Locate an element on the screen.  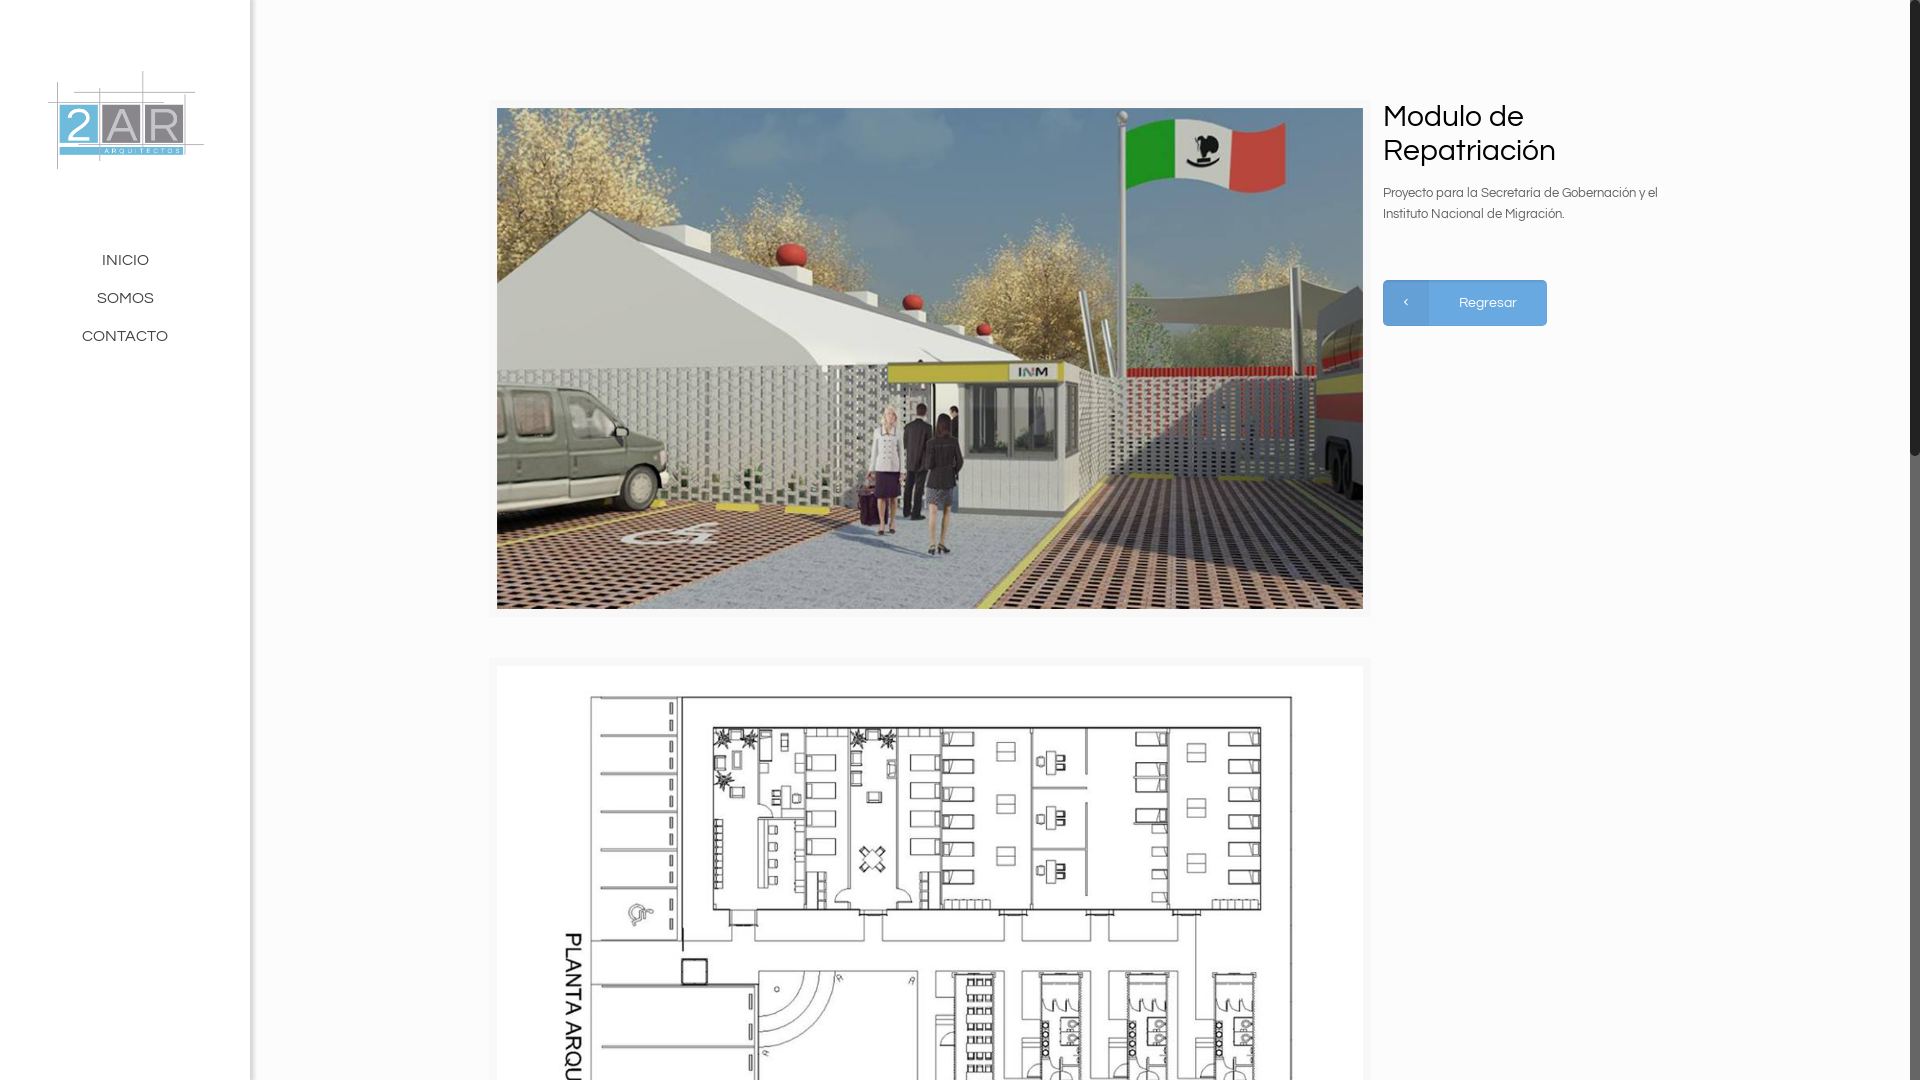
'Regresar' is located at coordinates (1464, 303).